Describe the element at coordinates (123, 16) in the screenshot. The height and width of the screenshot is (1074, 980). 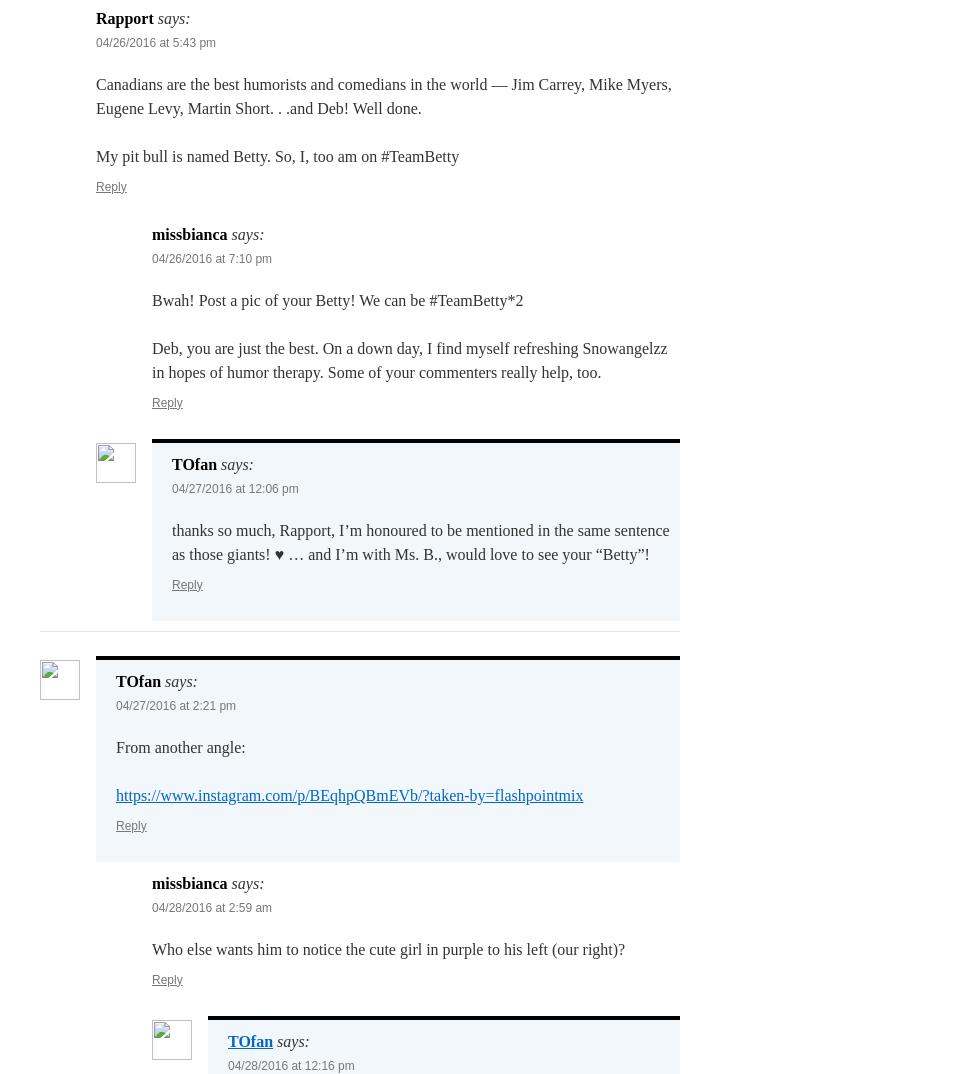
I see `'Rapport'` at that location.